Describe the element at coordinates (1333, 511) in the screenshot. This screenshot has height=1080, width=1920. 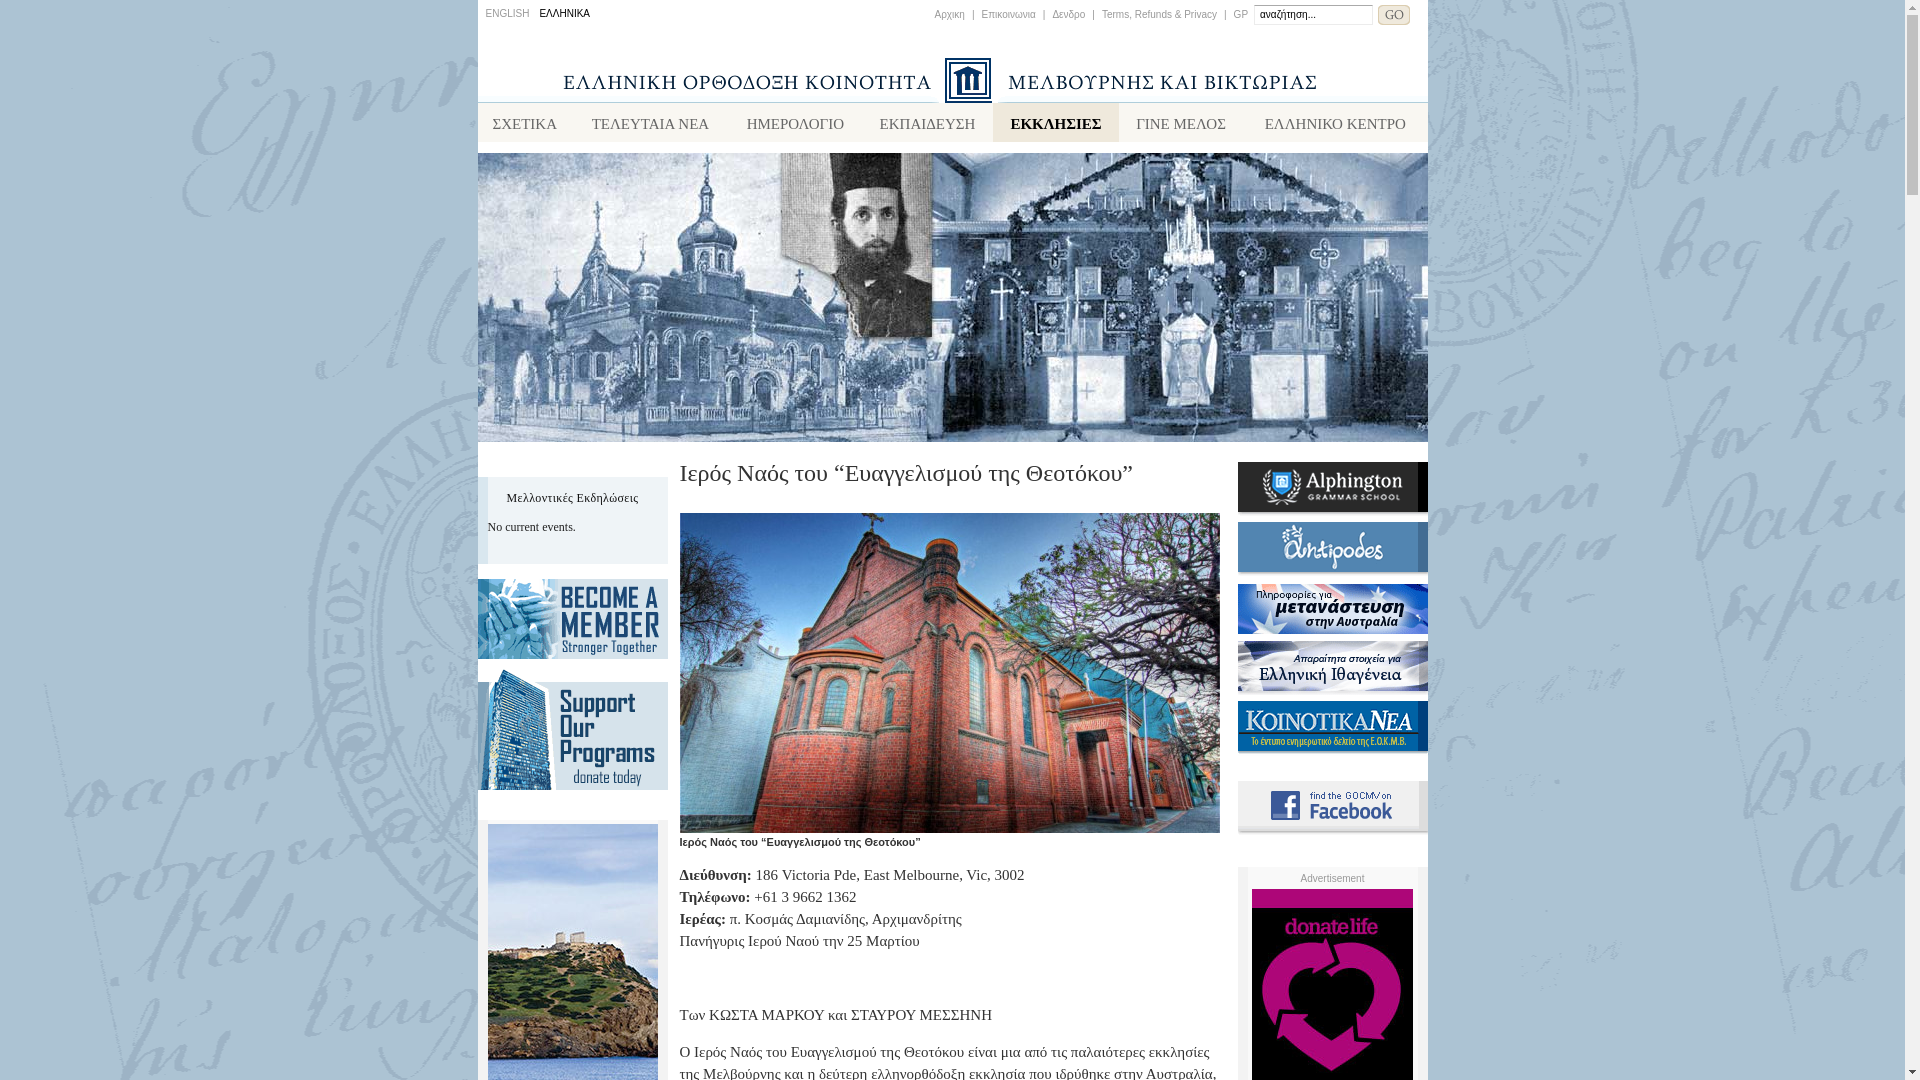
I see `'Alphington Grammar'` at that location.